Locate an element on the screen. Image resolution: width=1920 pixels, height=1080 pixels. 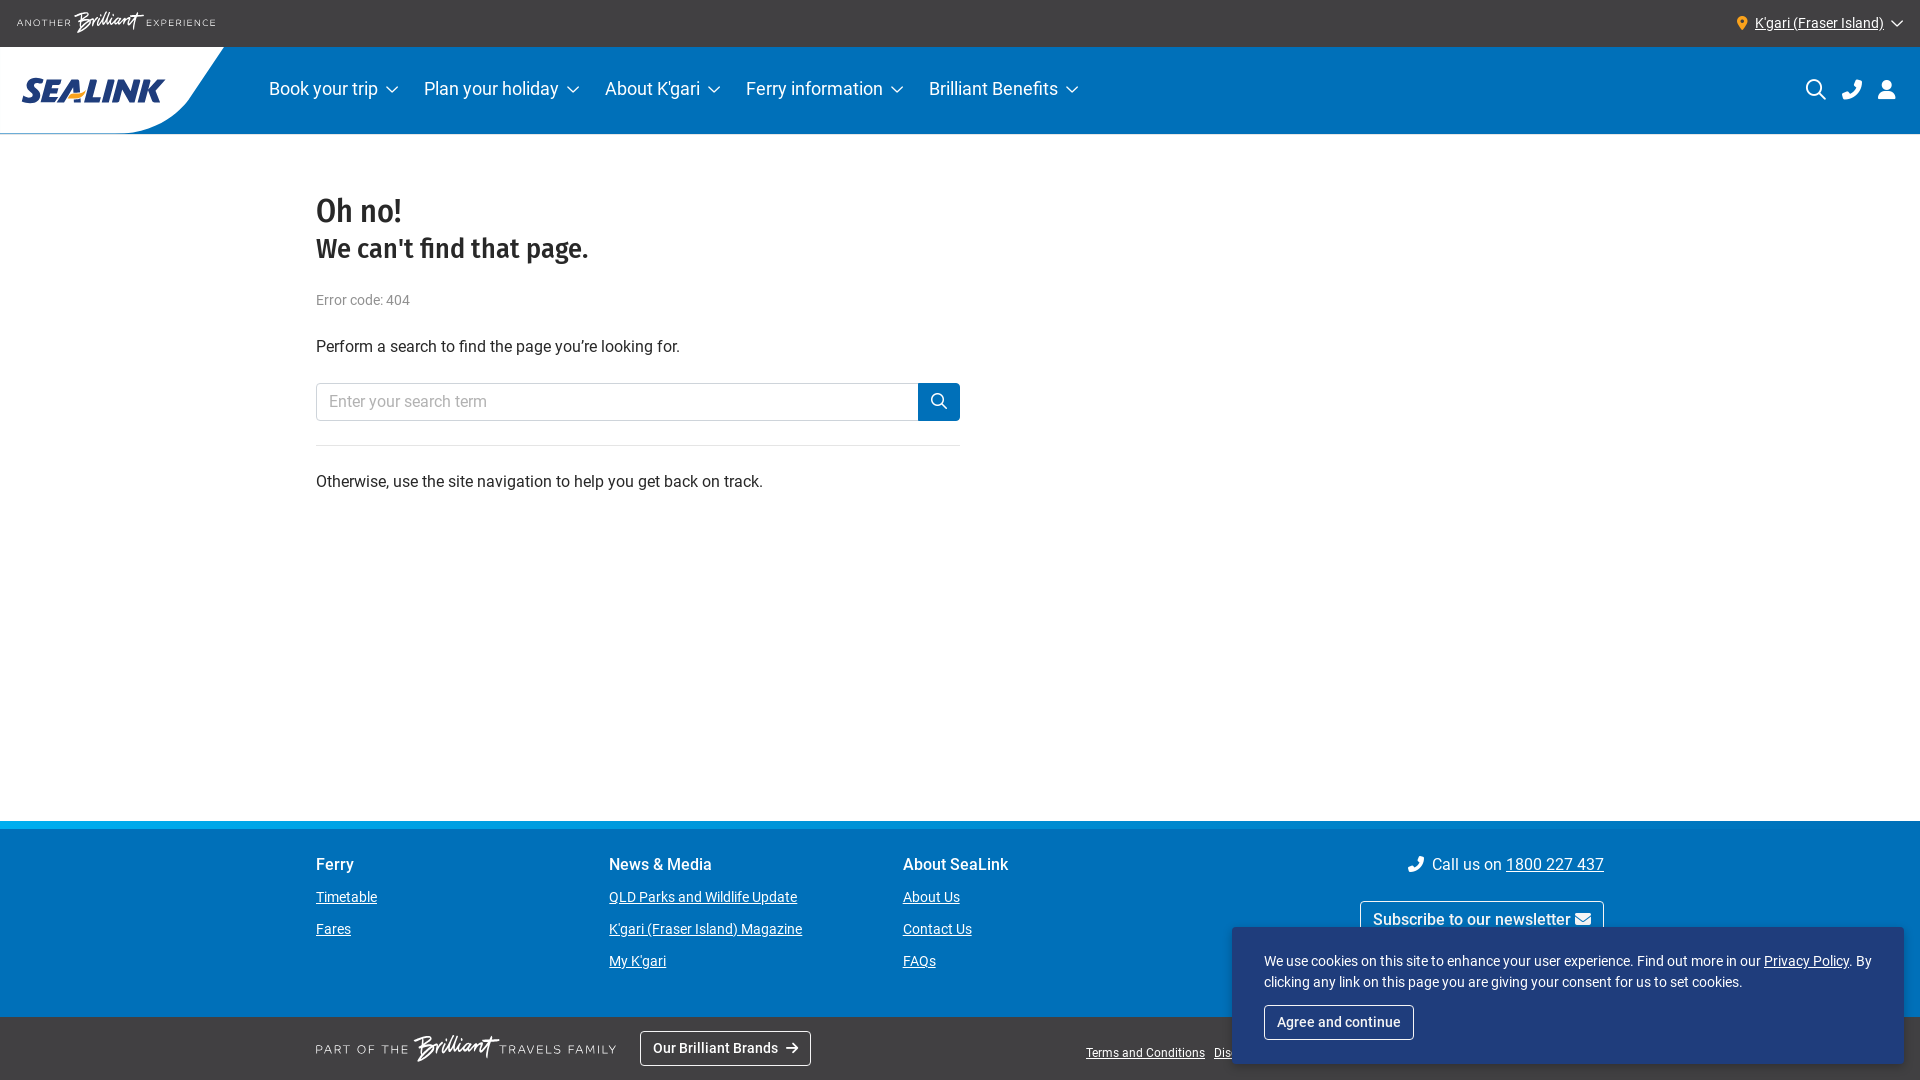
'Contact Us' is located at coordinates (936, 929).